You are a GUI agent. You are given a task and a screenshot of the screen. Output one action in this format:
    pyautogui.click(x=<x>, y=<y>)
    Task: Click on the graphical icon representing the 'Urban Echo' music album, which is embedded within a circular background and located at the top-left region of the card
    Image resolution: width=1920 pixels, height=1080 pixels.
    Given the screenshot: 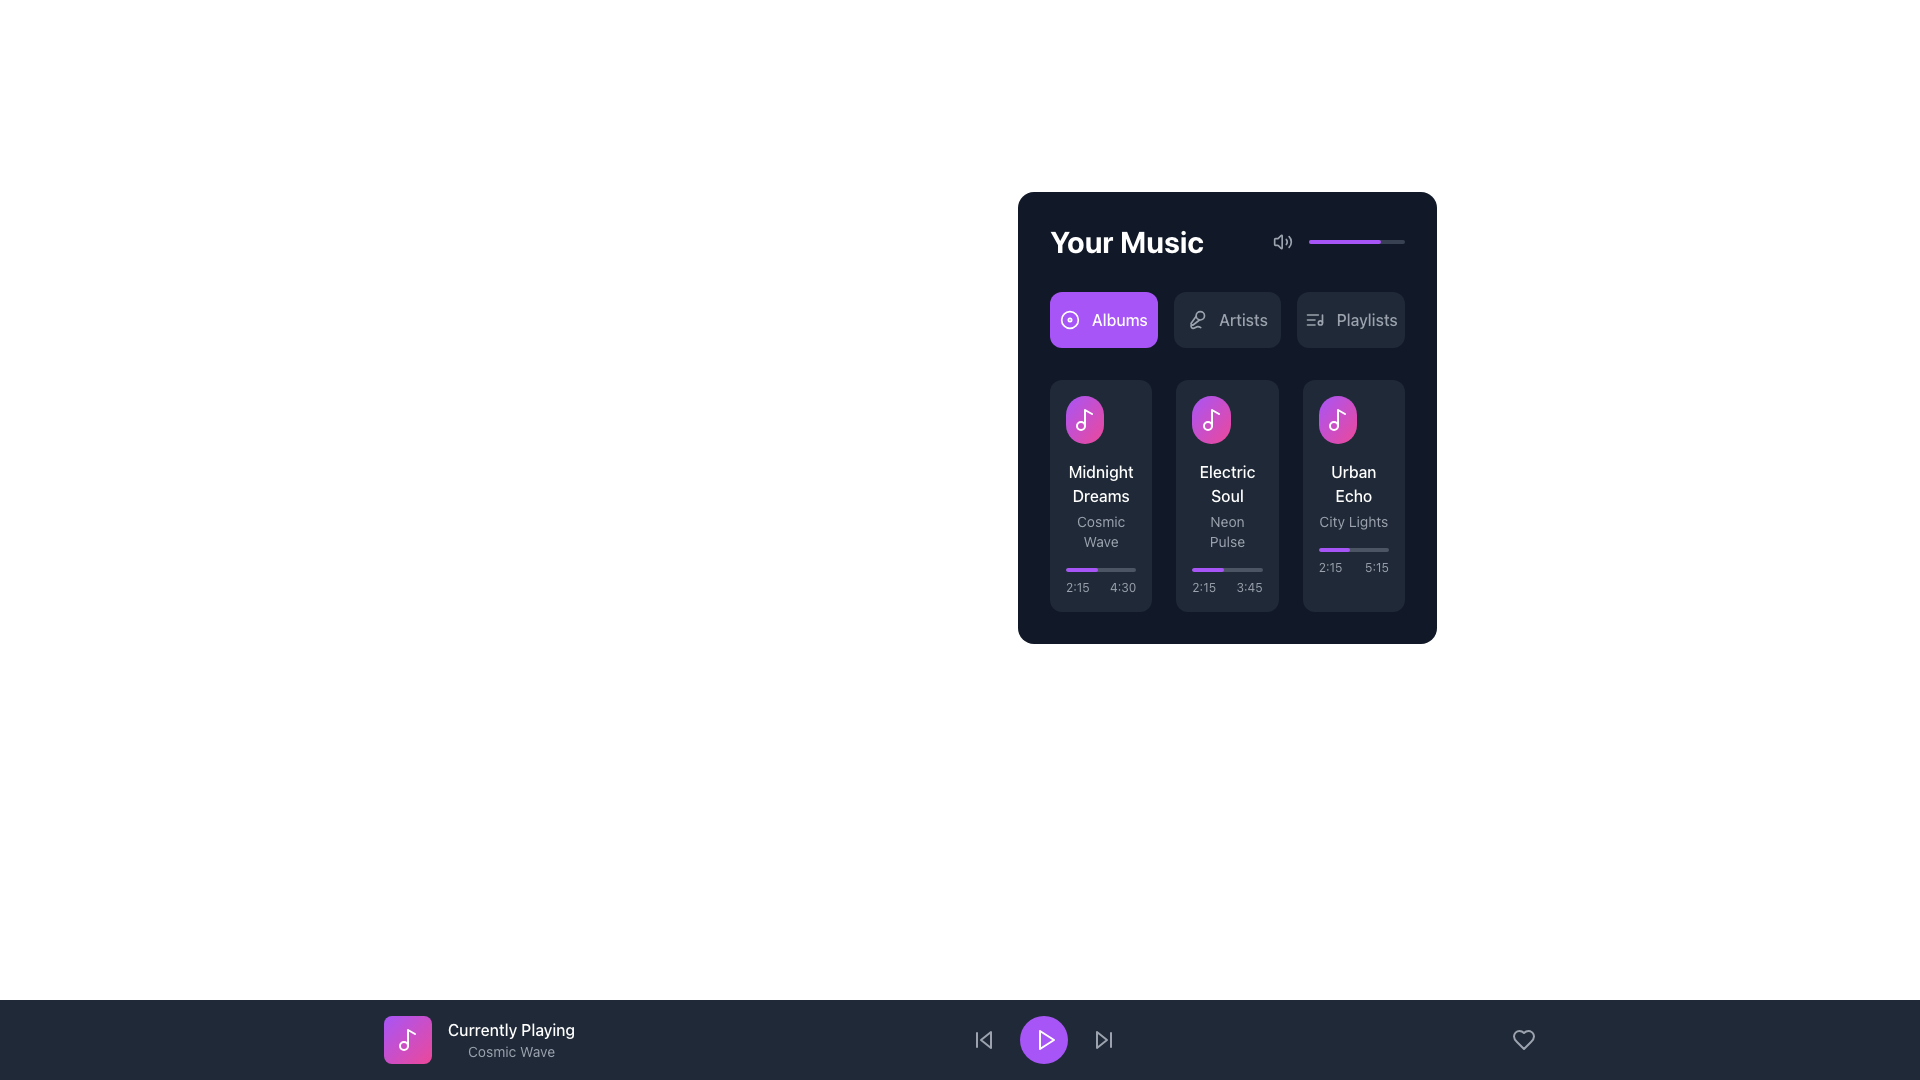 What is the action you would take?
    pyautogui.click(x=1353, y=419)
    